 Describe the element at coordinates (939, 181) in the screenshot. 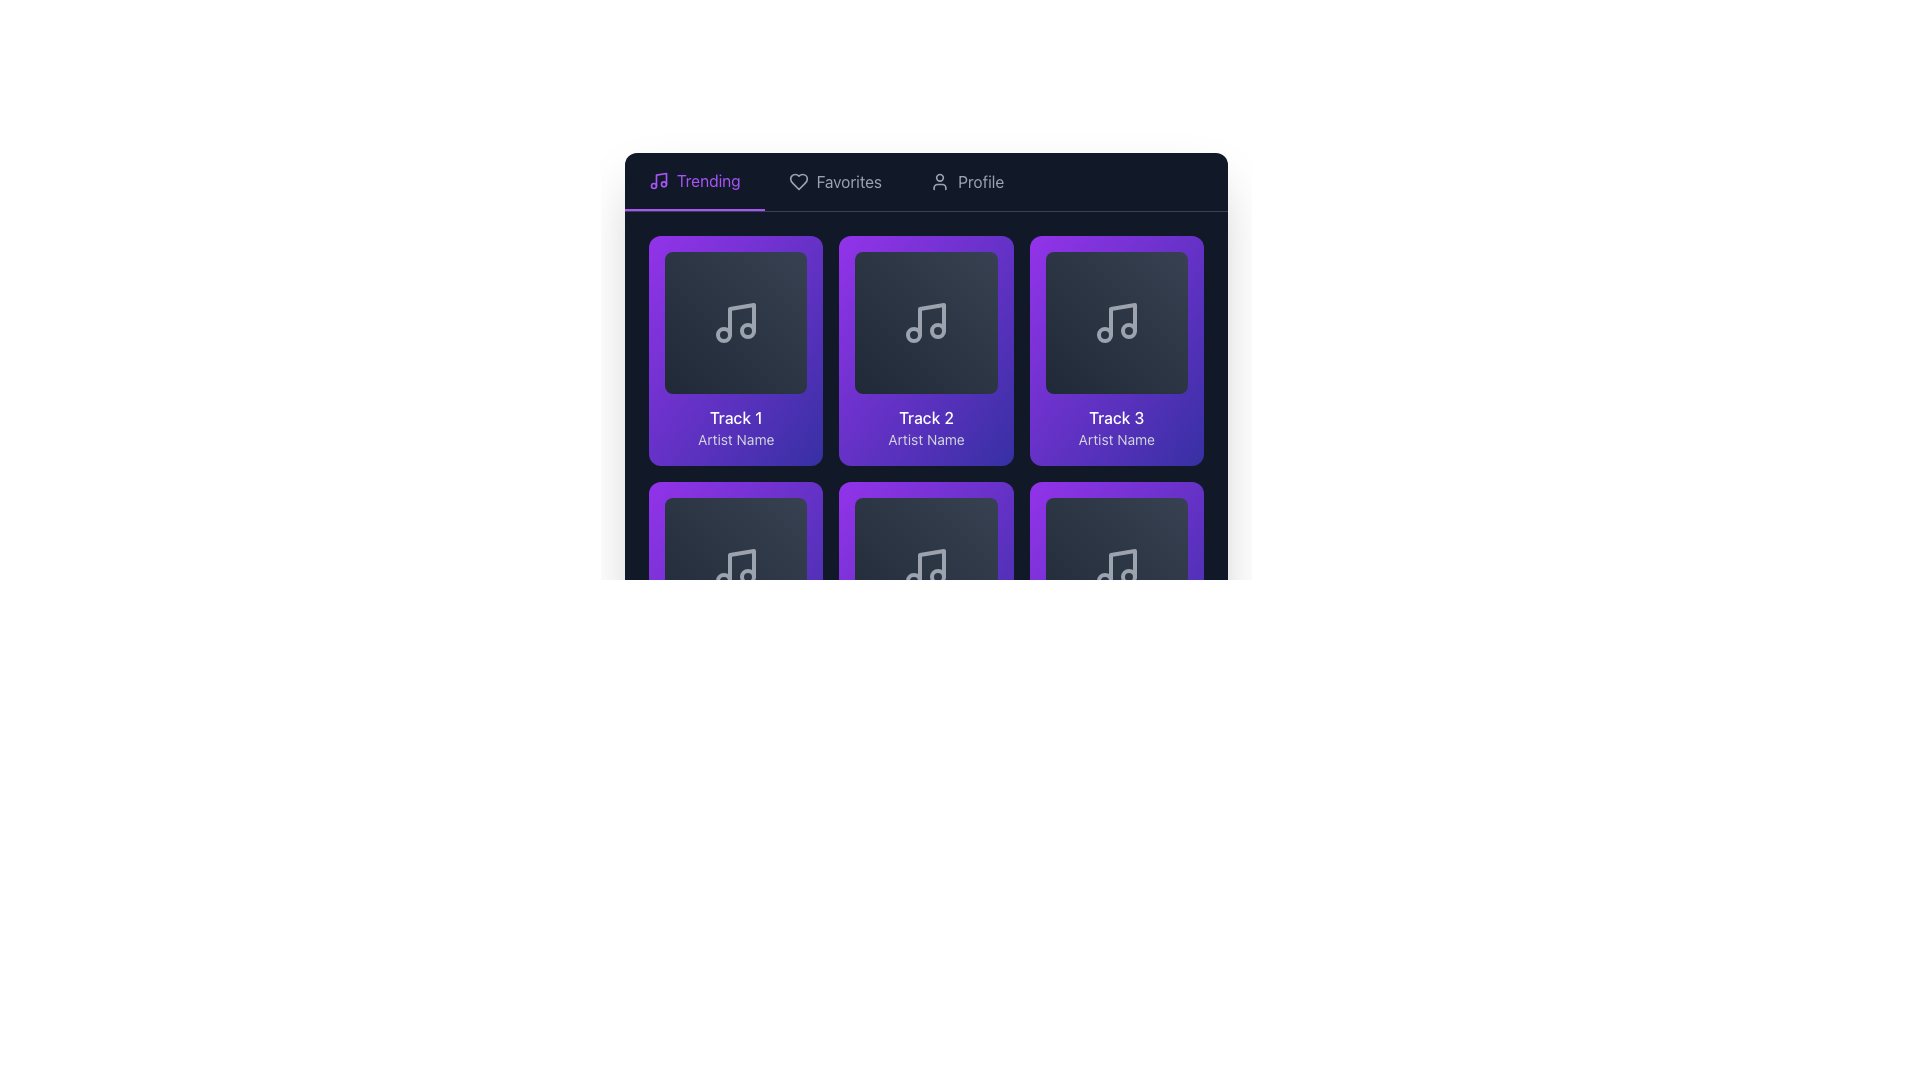

I see `the user icon, which is a simple outline style human figure with a circular head and torso, located in the top navigation bar between the 'Favorites' option and the 'Profile' text label` at that location.